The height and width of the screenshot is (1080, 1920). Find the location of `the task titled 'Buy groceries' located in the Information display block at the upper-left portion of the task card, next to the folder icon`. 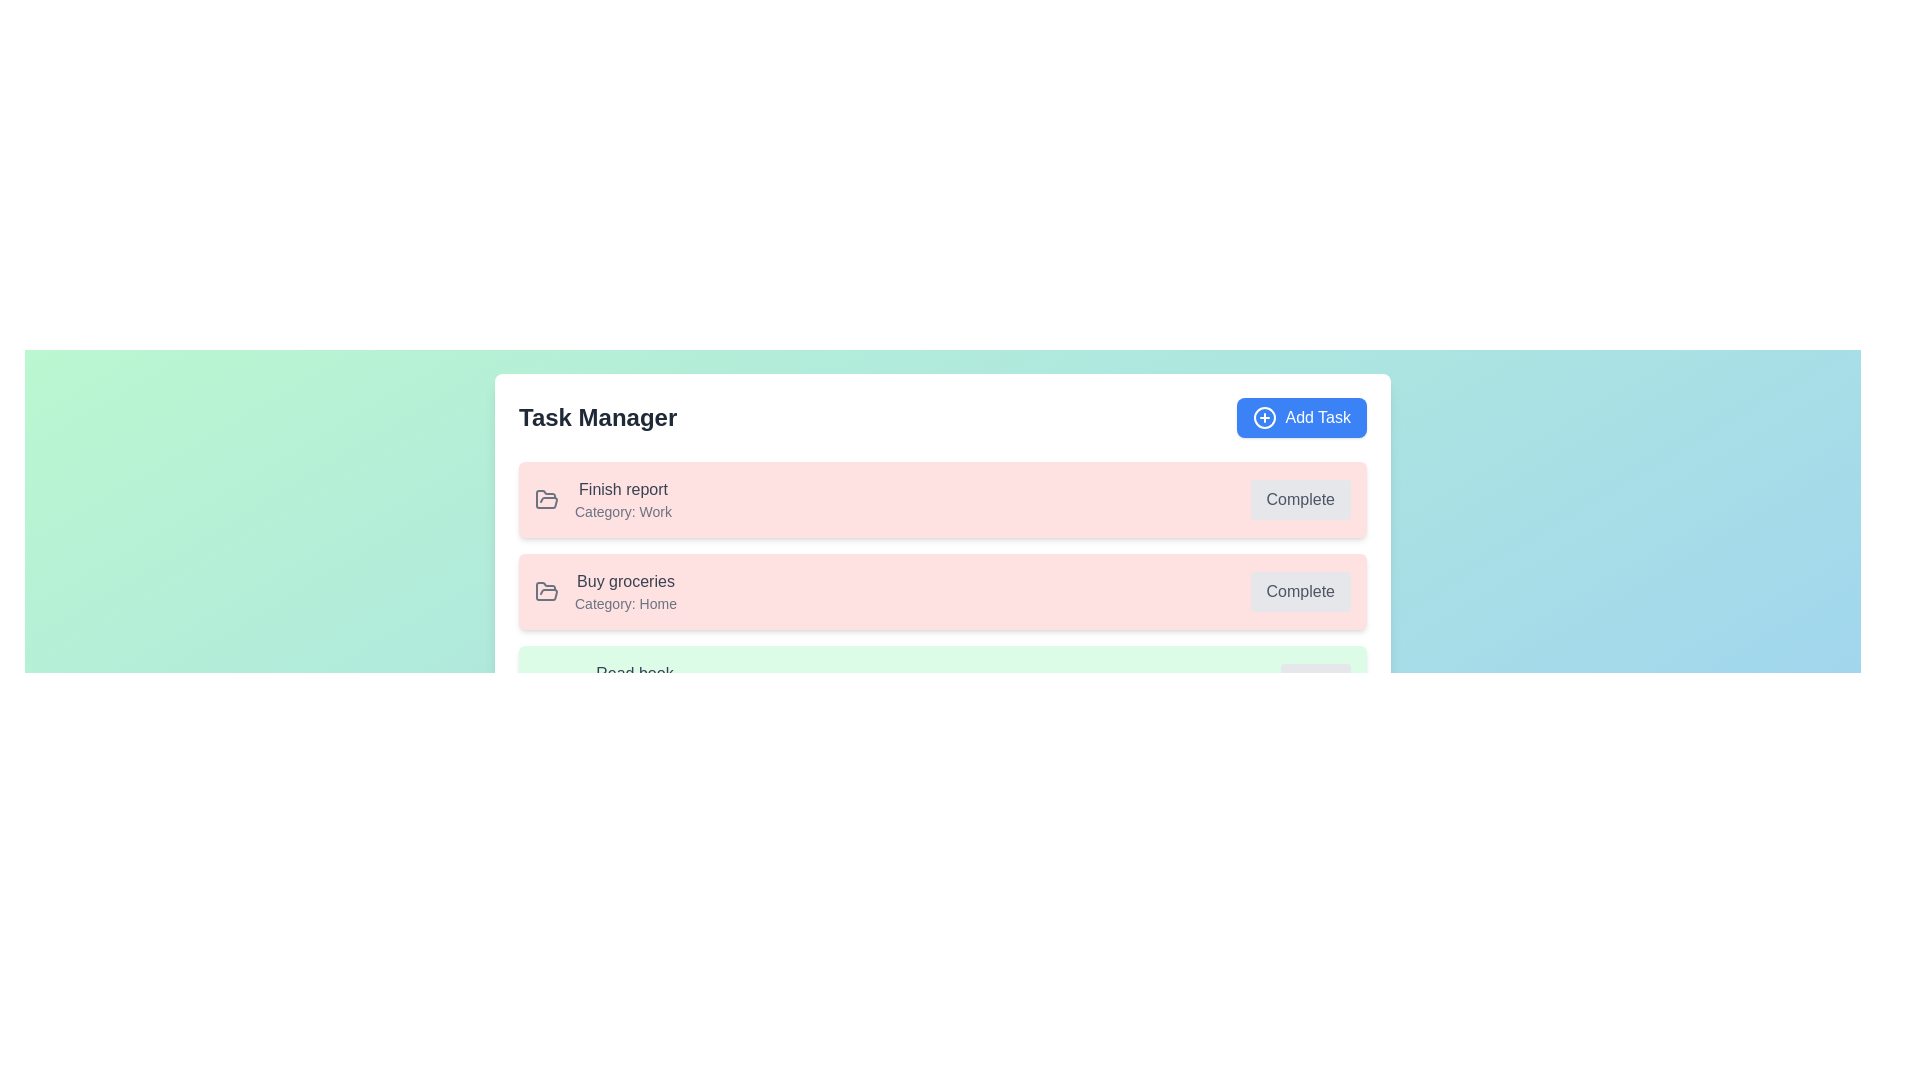

the task titled 'Buy groceries' located in the Information display block at the upper-left portion of the task card, next to the folder icon is located at coordinates (604, 590).